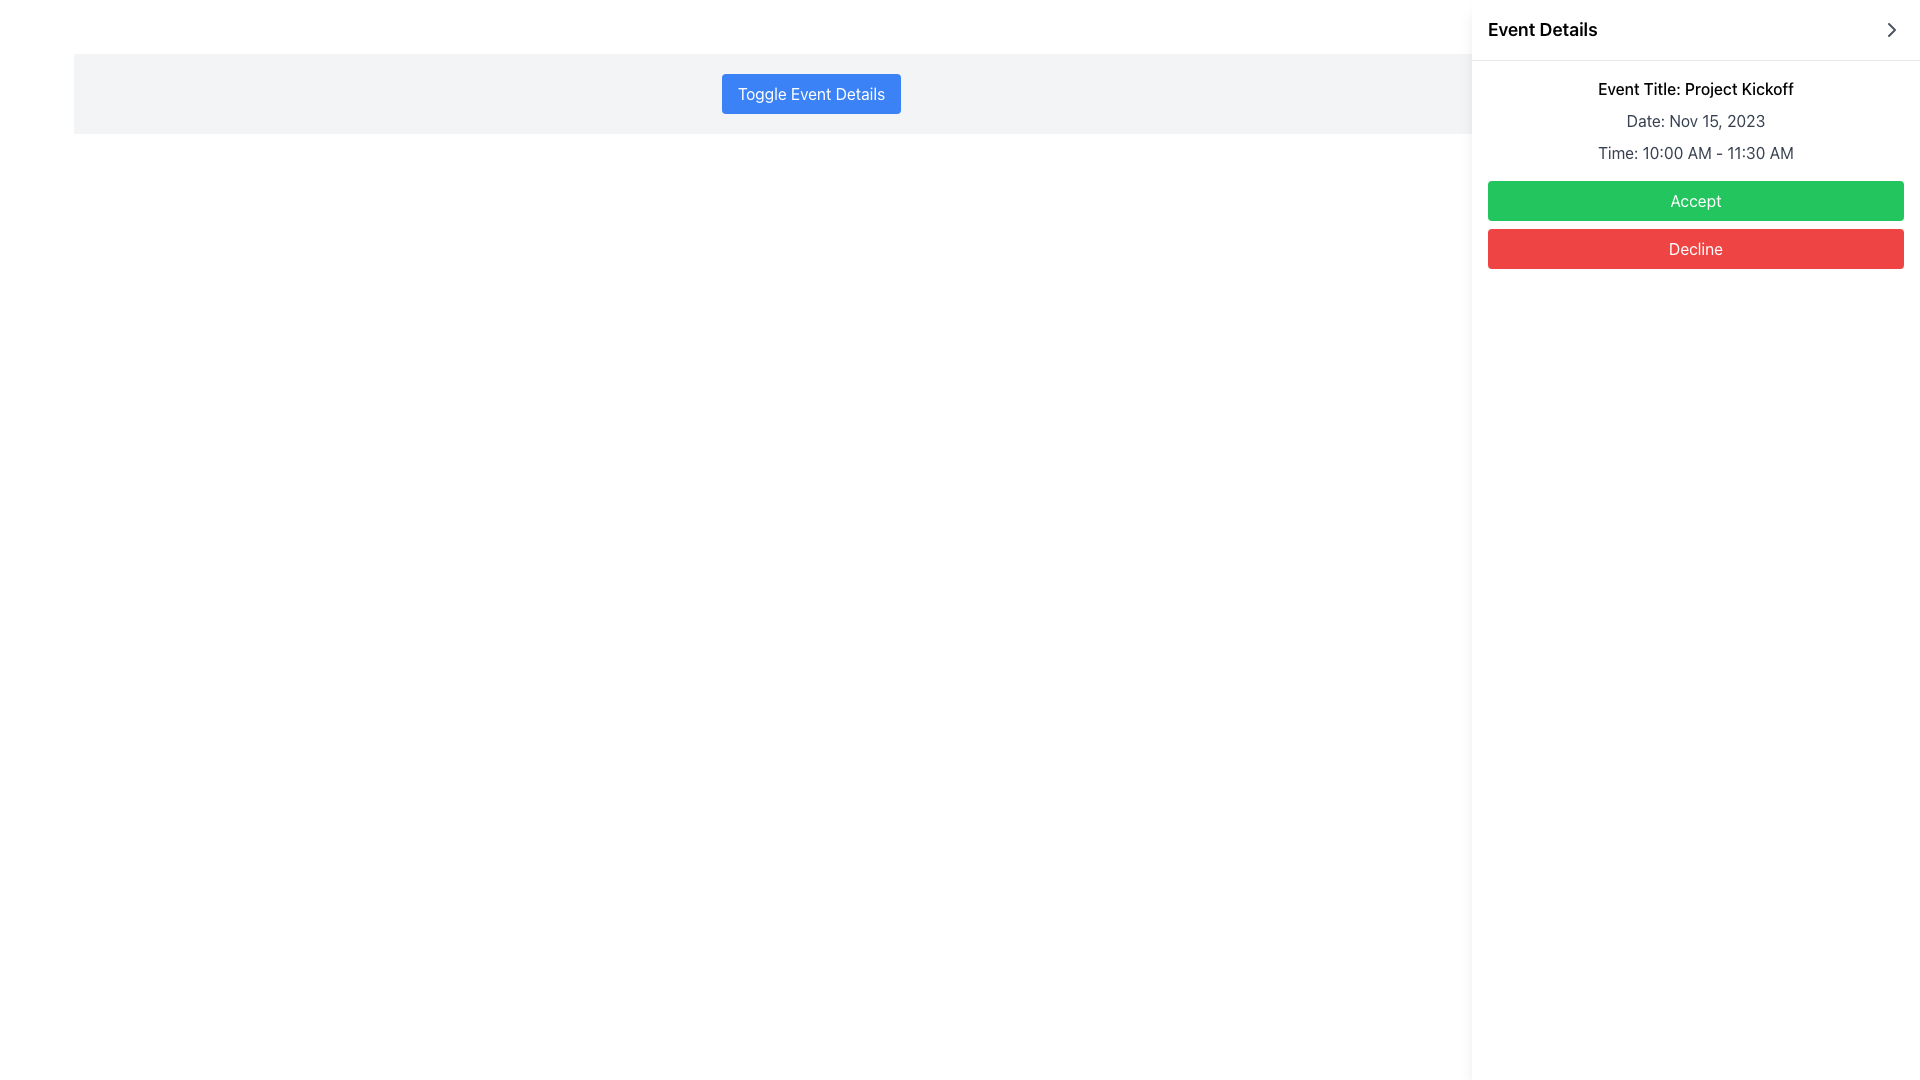  I want to click on the rectangular button with rounded corners and a blue background that contains the text 'Toggle Event Details', so click(811, 93).